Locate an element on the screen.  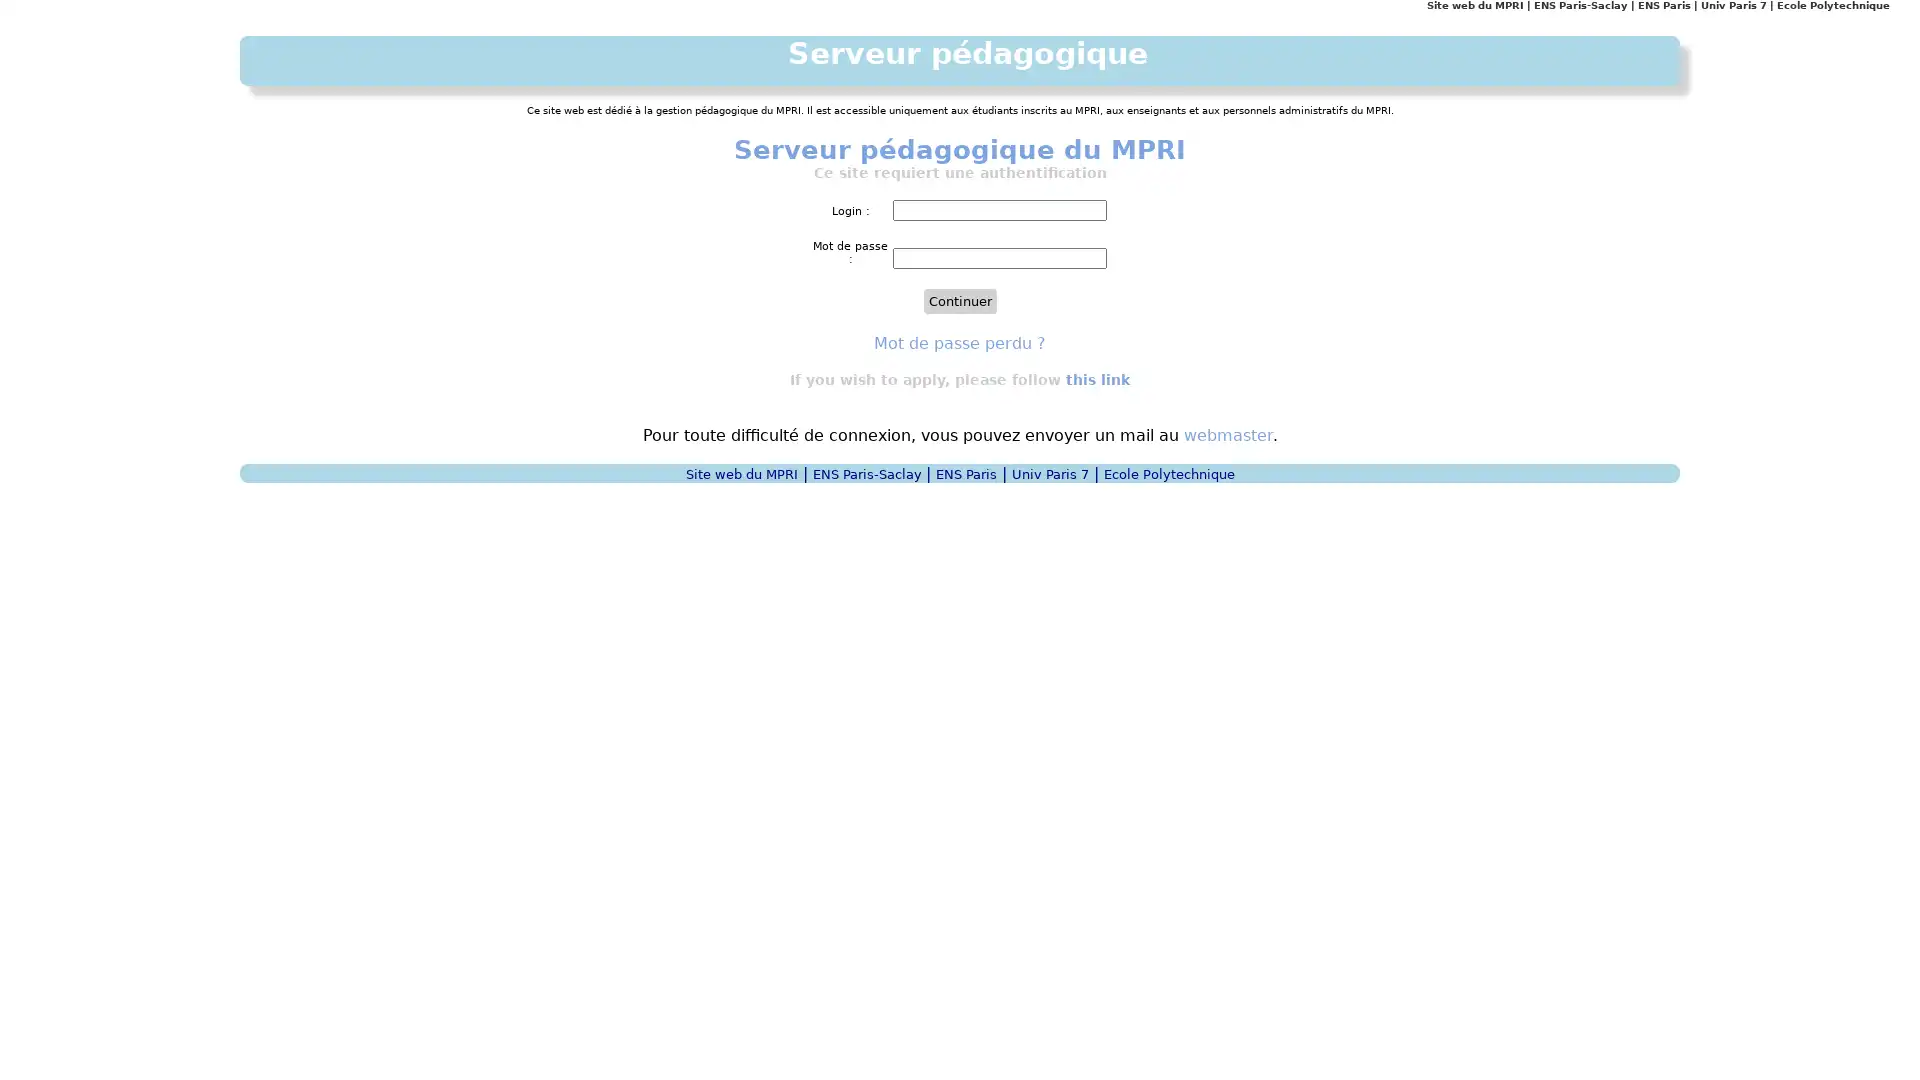
Continuer is located at coordinates (958, 300).